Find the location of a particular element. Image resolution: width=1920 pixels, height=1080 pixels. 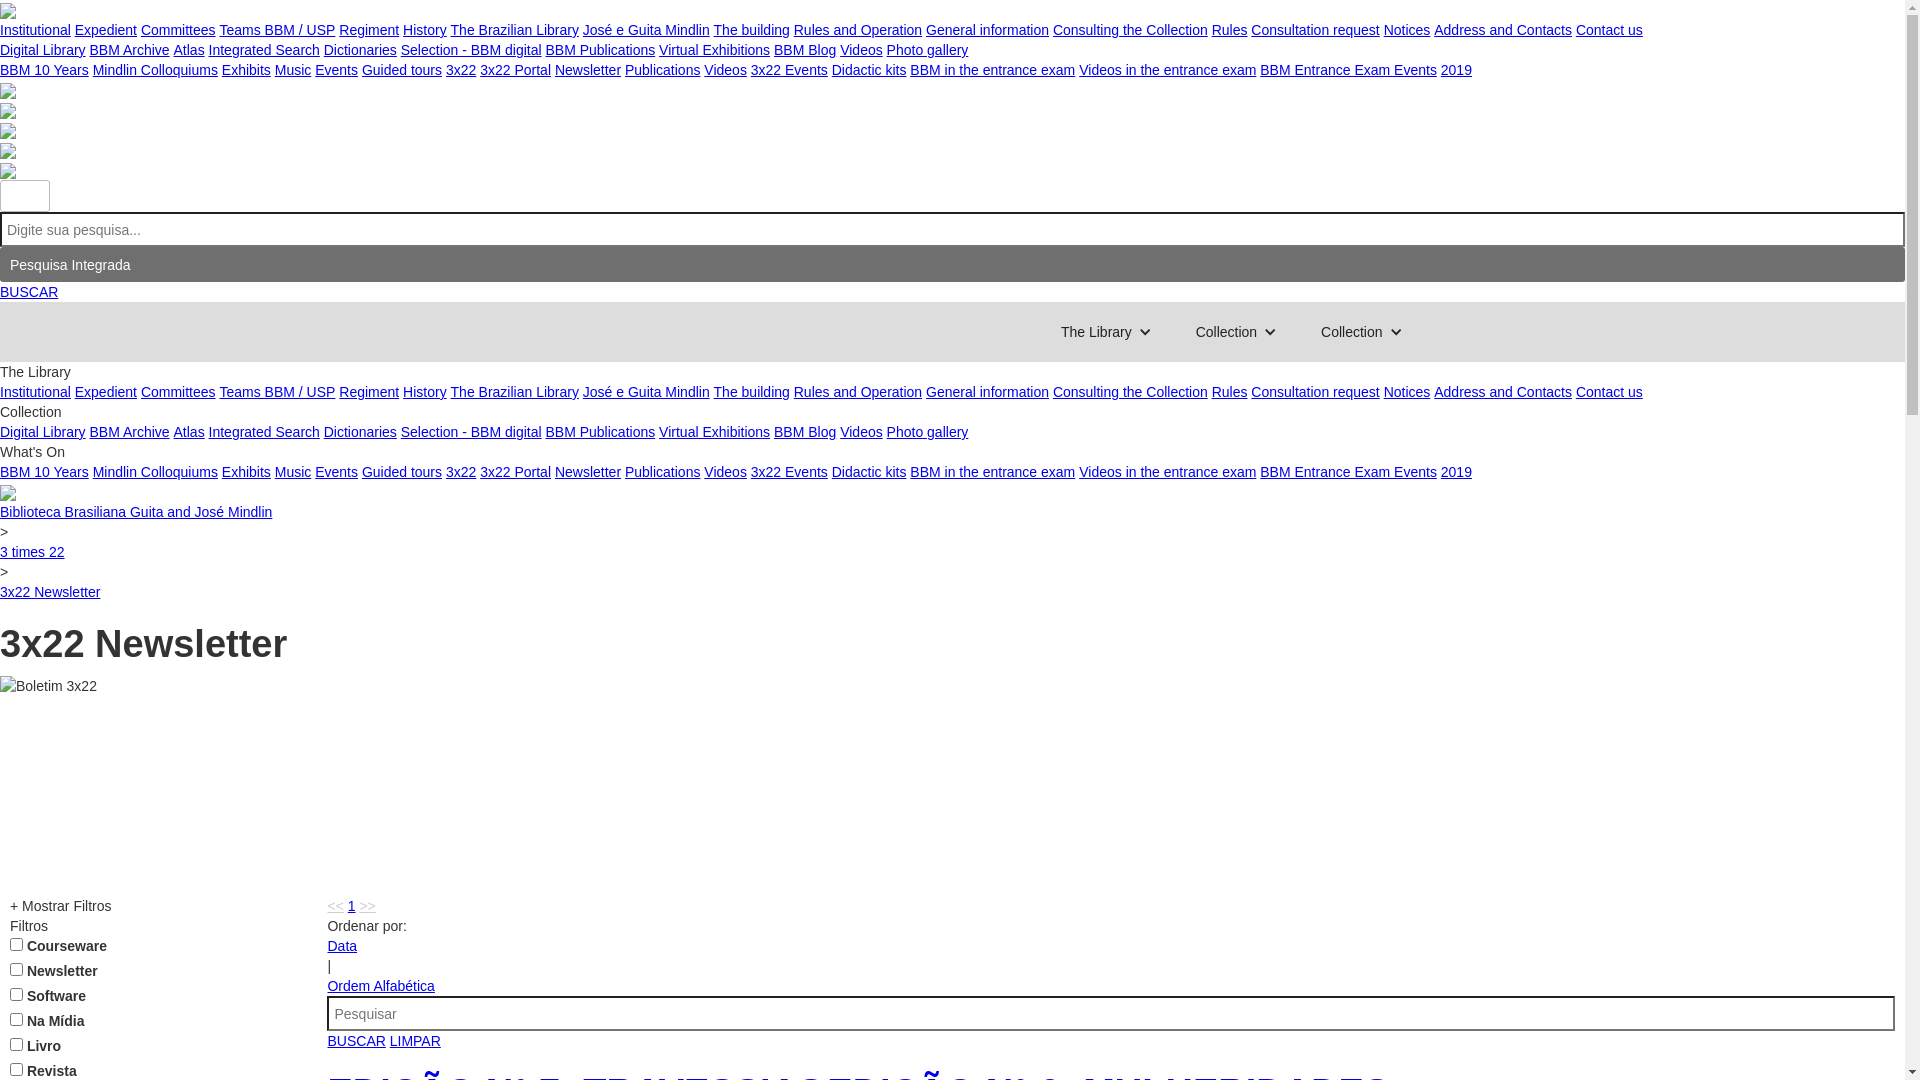

'3 times 22' is located at coordinates (32, 551).